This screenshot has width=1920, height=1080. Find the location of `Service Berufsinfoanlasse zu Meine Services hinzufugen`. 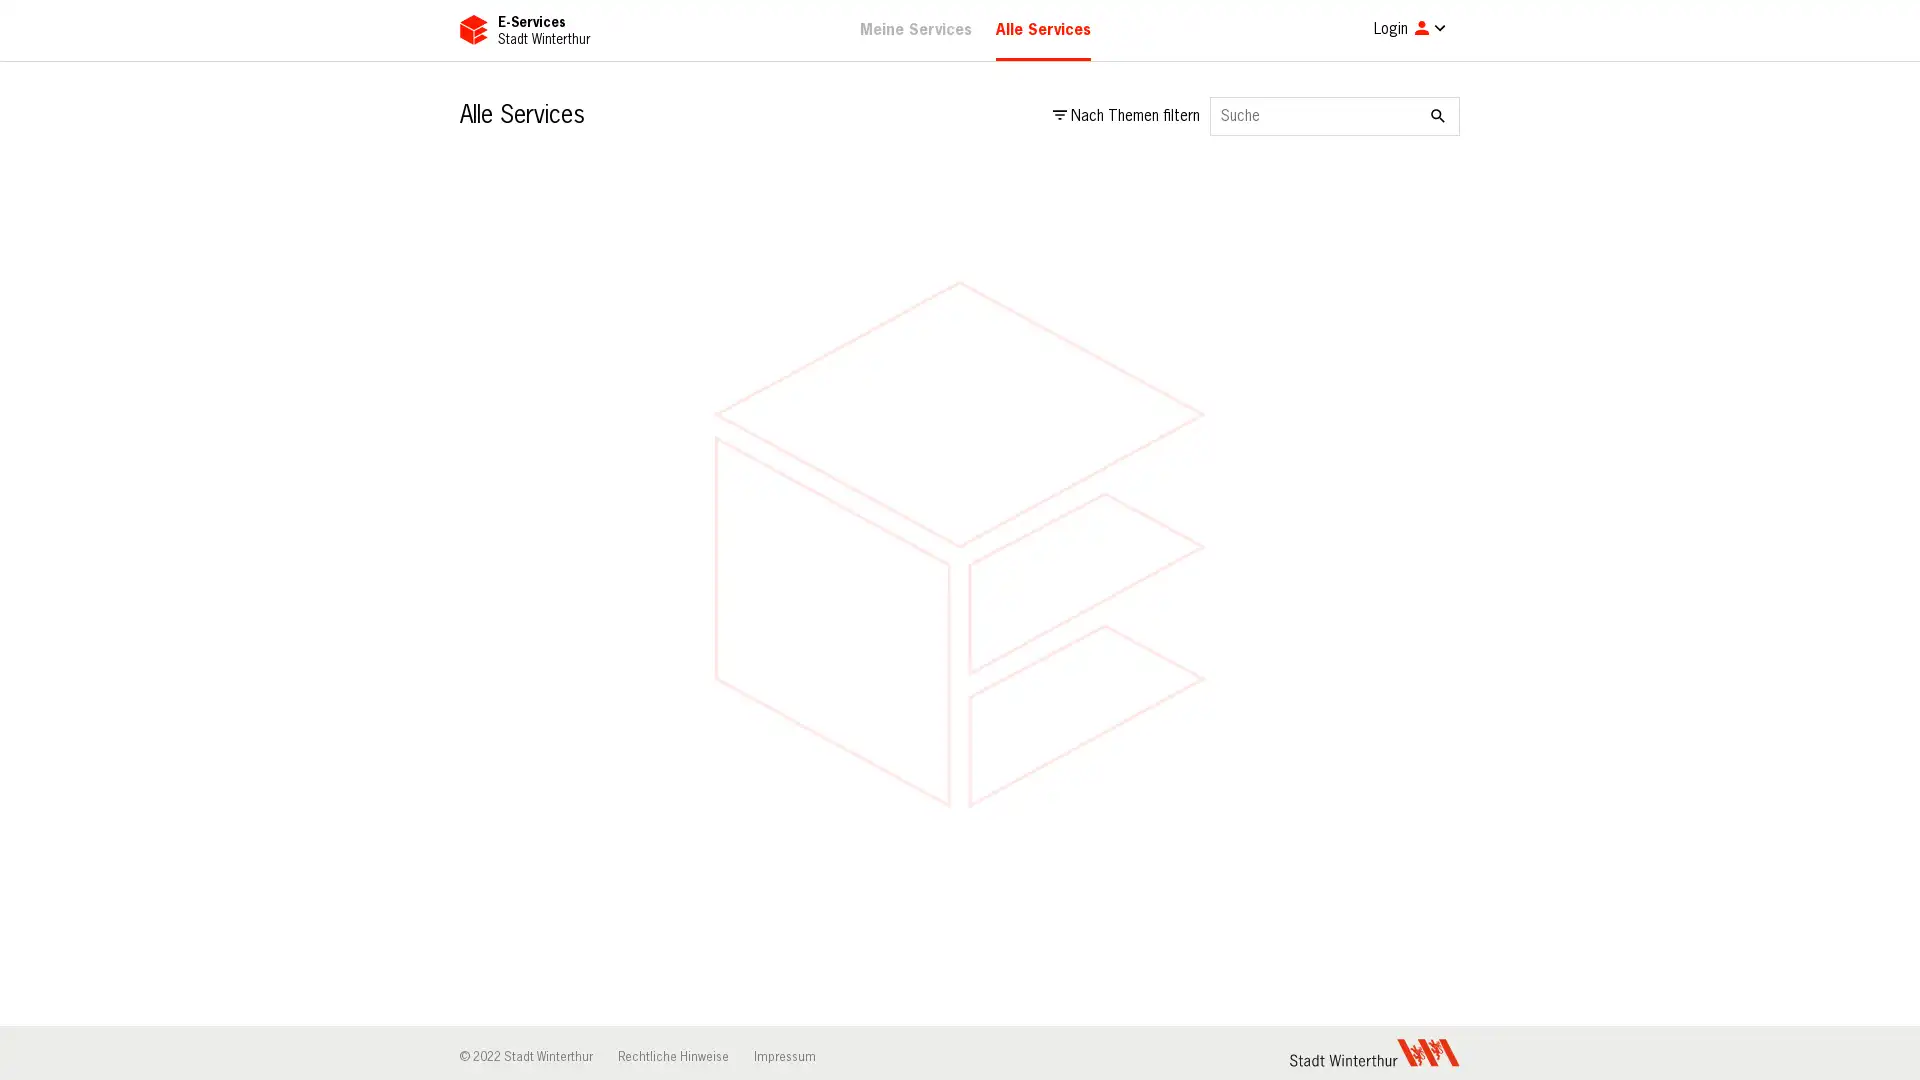

Service Berufsinfoanlasse zu Meine Services hinzufugen is located at coordinates (1429, 839).